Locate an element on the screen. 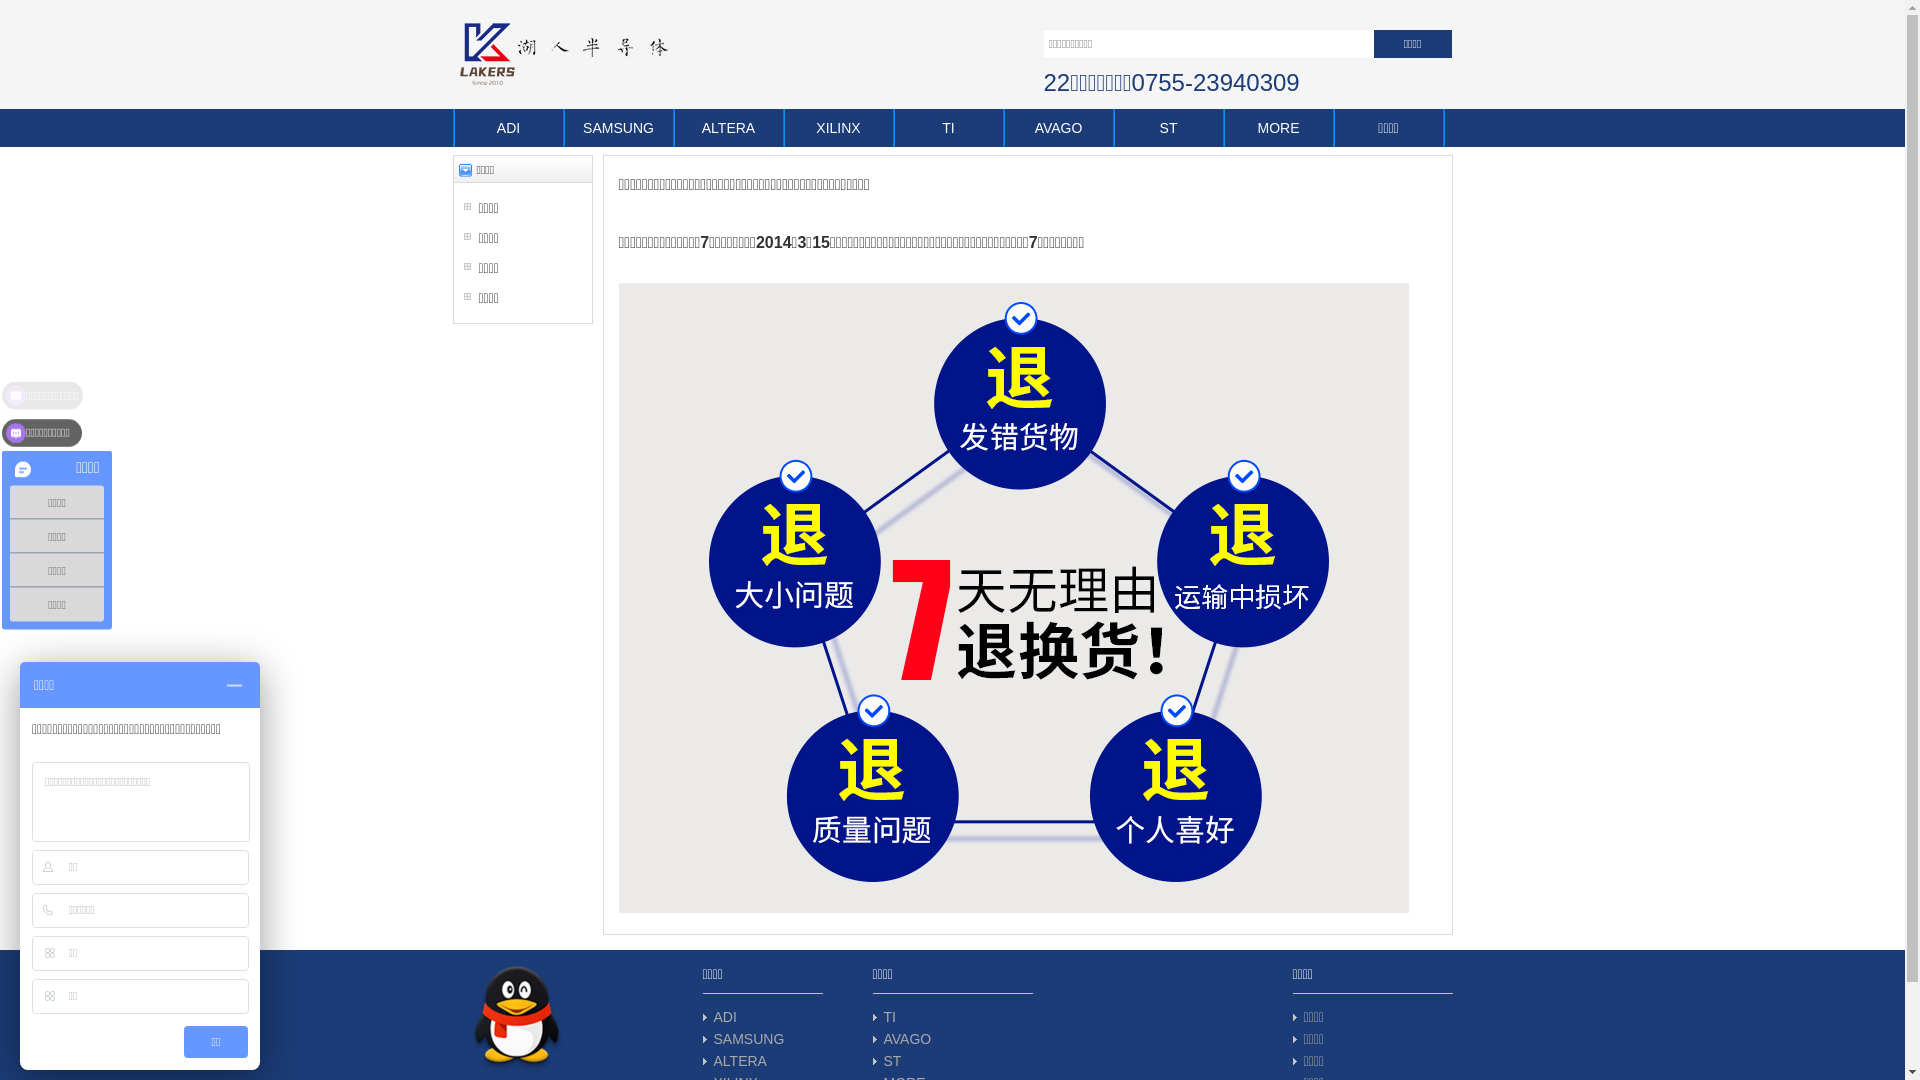 The height and width of the screenshot is (1080, 1920). 'AVAGO' is located at coordinates (1003, 127).